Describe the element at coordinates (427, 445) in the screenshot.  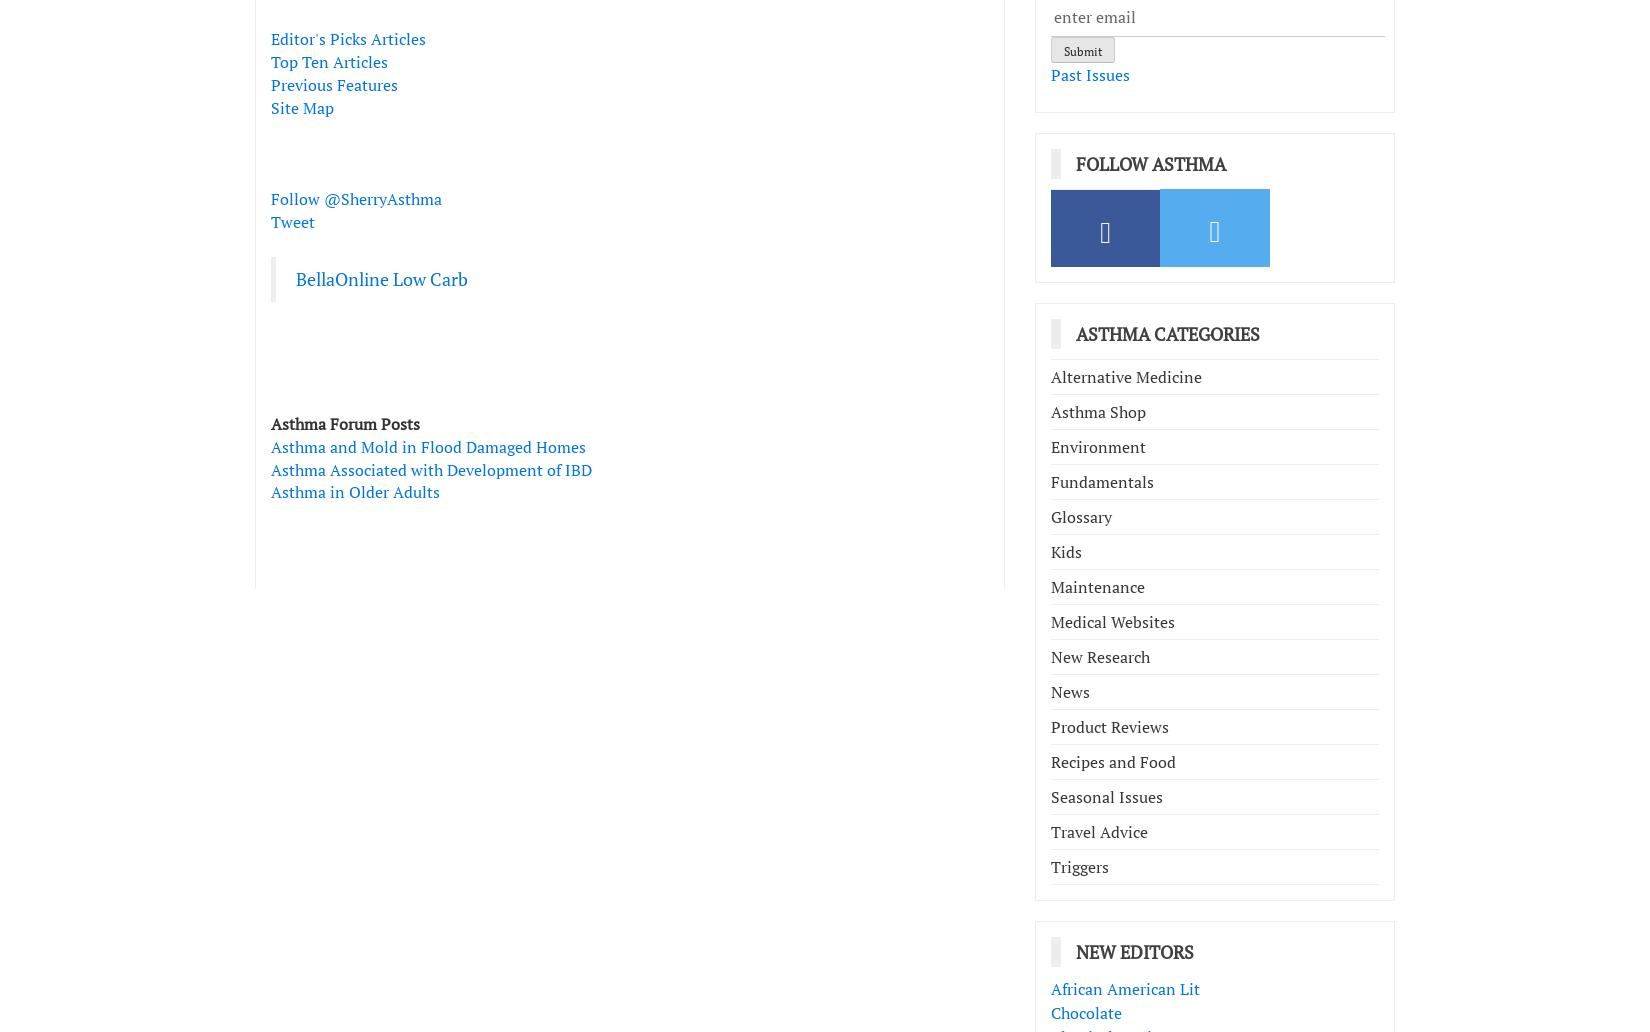
I see `'Asthma and Mold in Flood Damaged Homes'` at that location.